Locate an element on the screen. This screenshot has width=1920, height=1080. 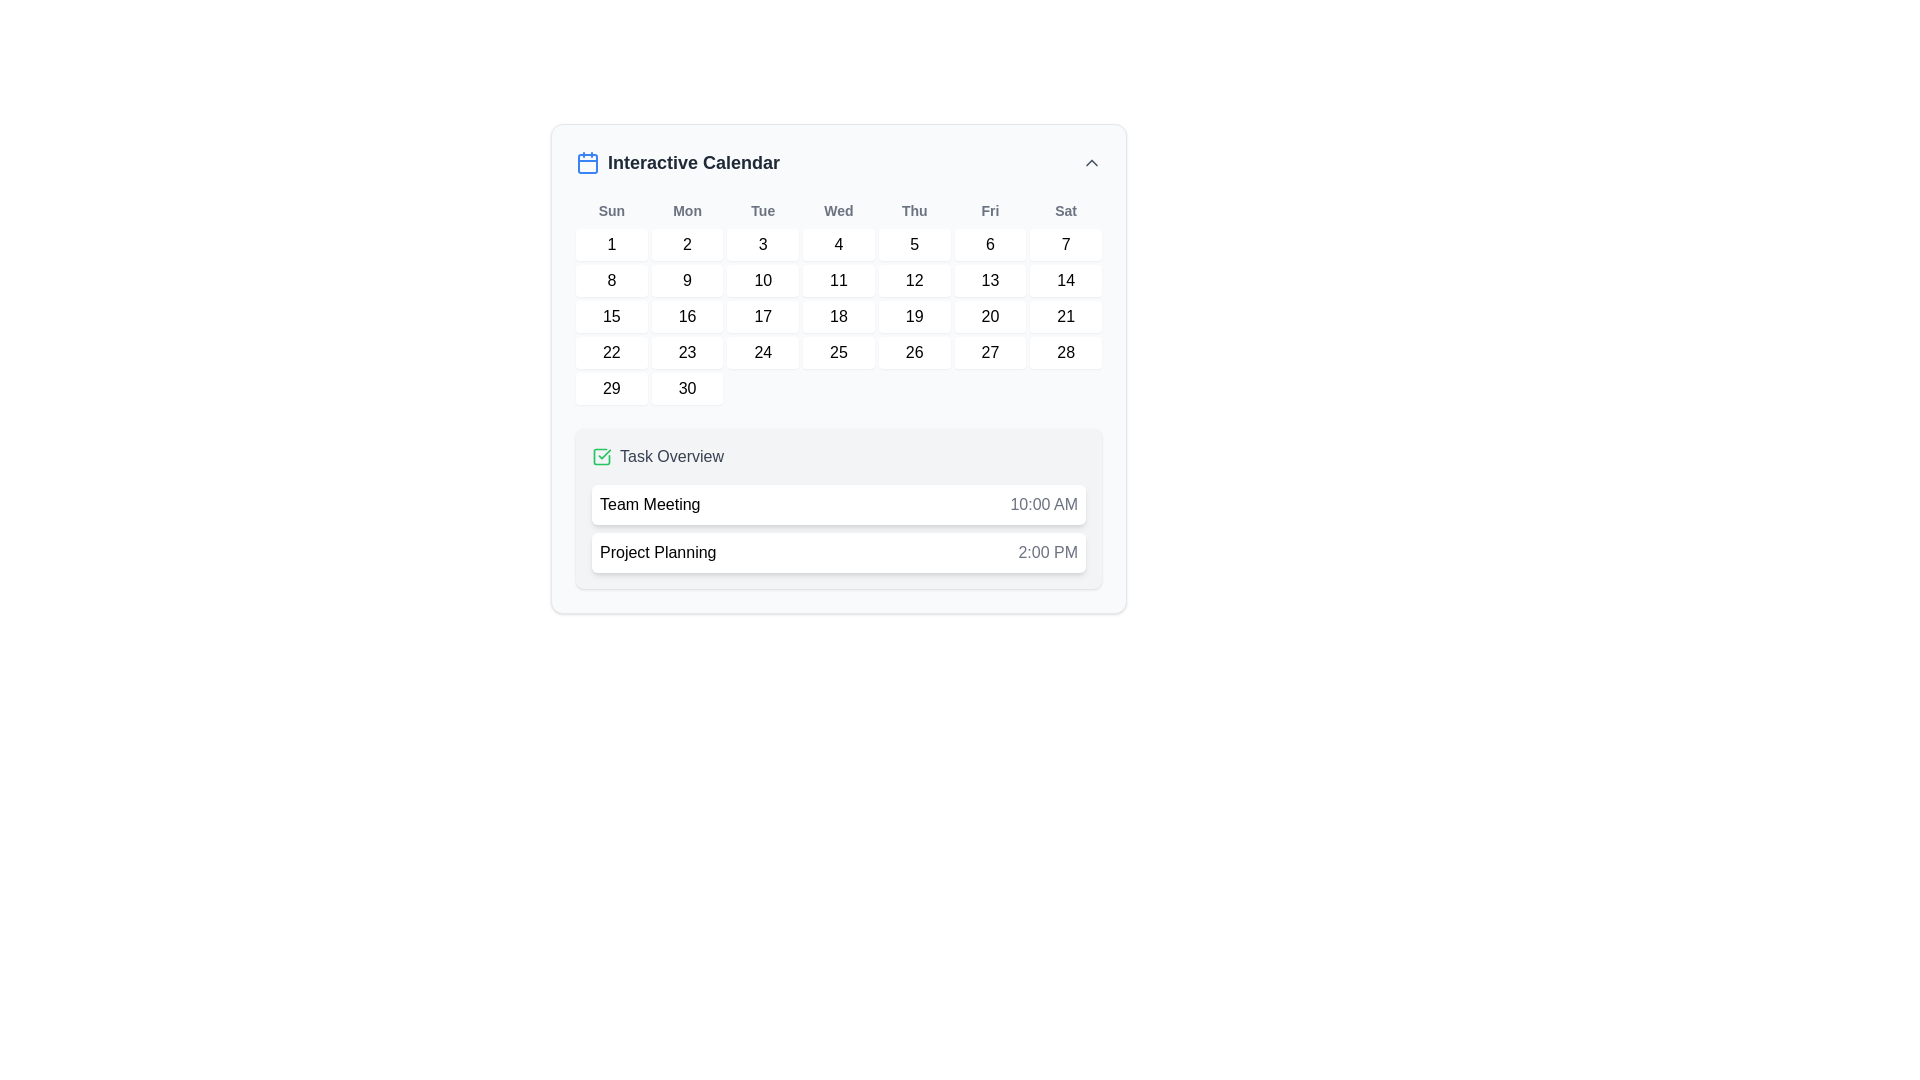
text from the Text label displaying 'Team Meeting' located in a white rectangular box with a subtle shadow, positioned to the left of the time indicator '10:00 AM' is located at coordinates (650, 504).